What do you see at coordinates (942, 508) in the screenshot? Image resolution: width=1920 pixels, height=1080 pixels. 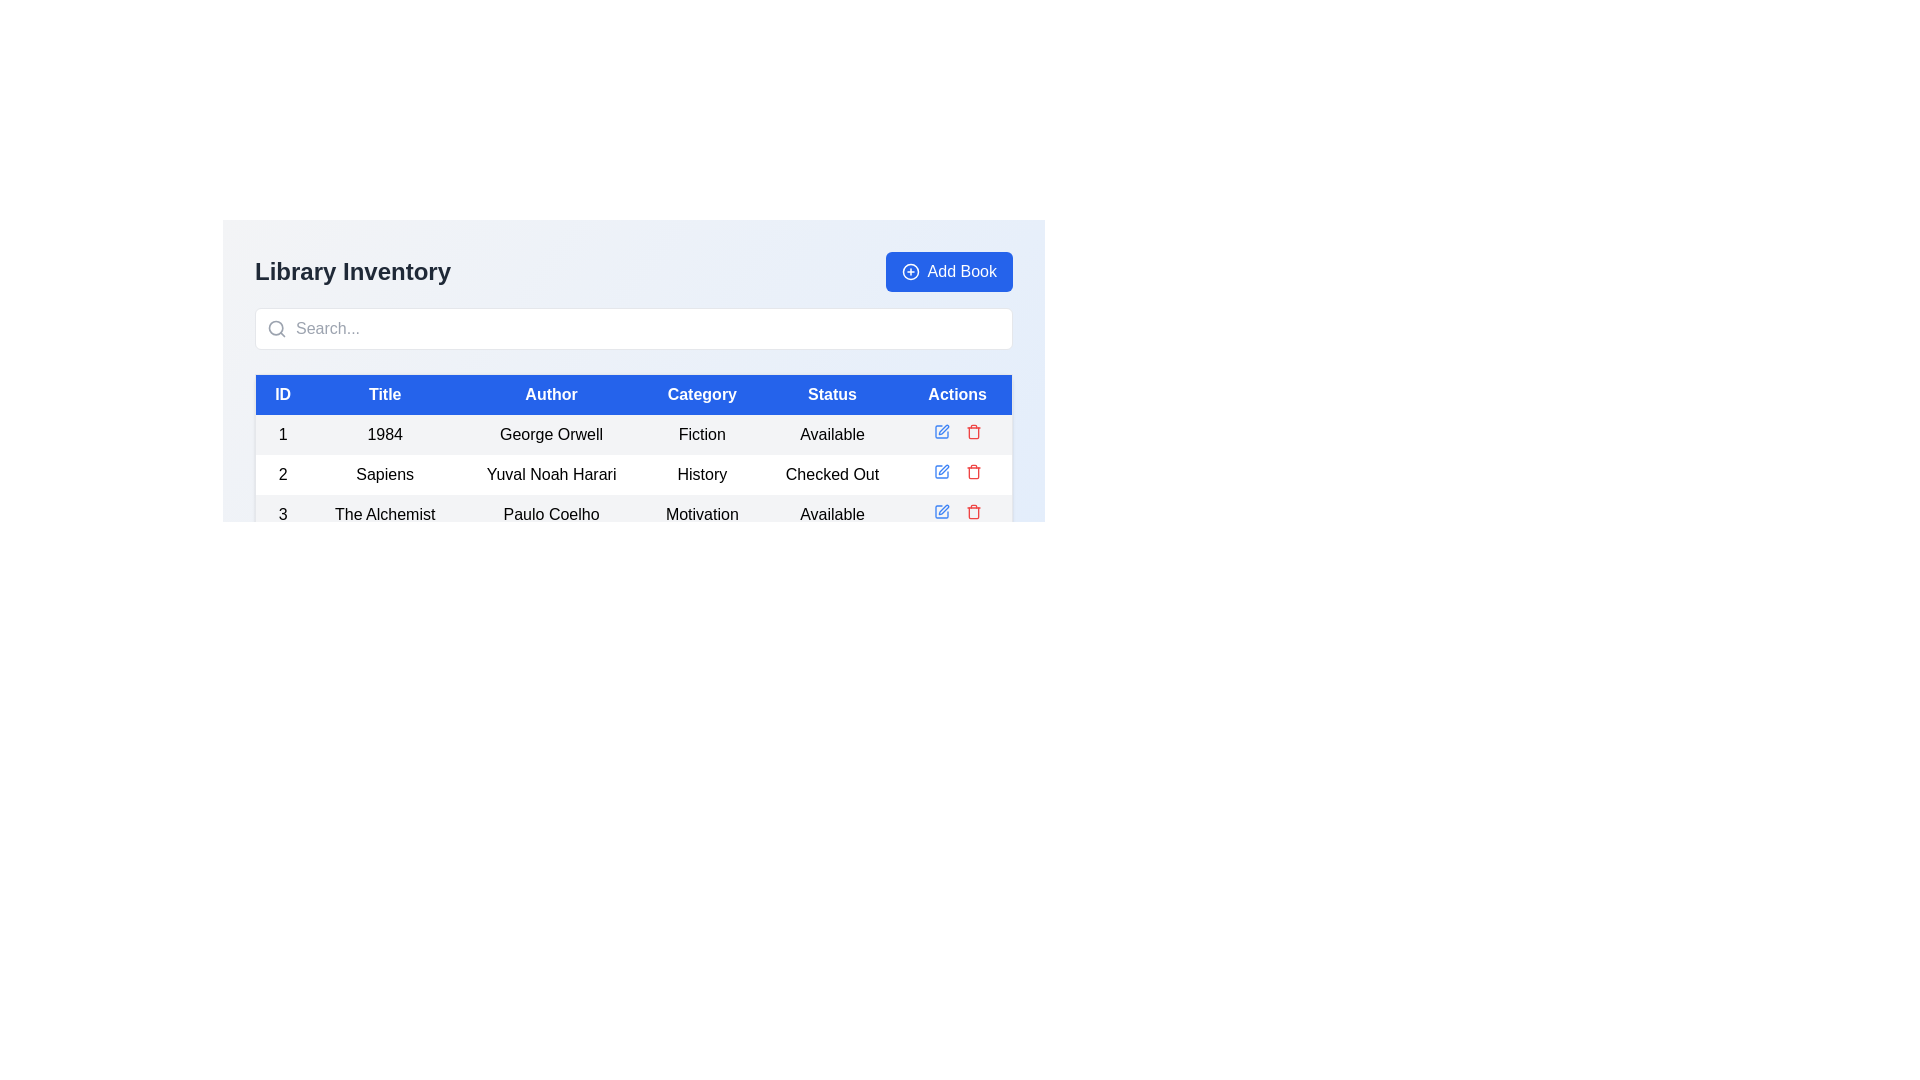 I see `the edit icon resembling a pen or pencil, located in the 'Actions' column of the 'Library Inventory' table for the last entry 'The Alchemist'` at bounding box center [942, 508].